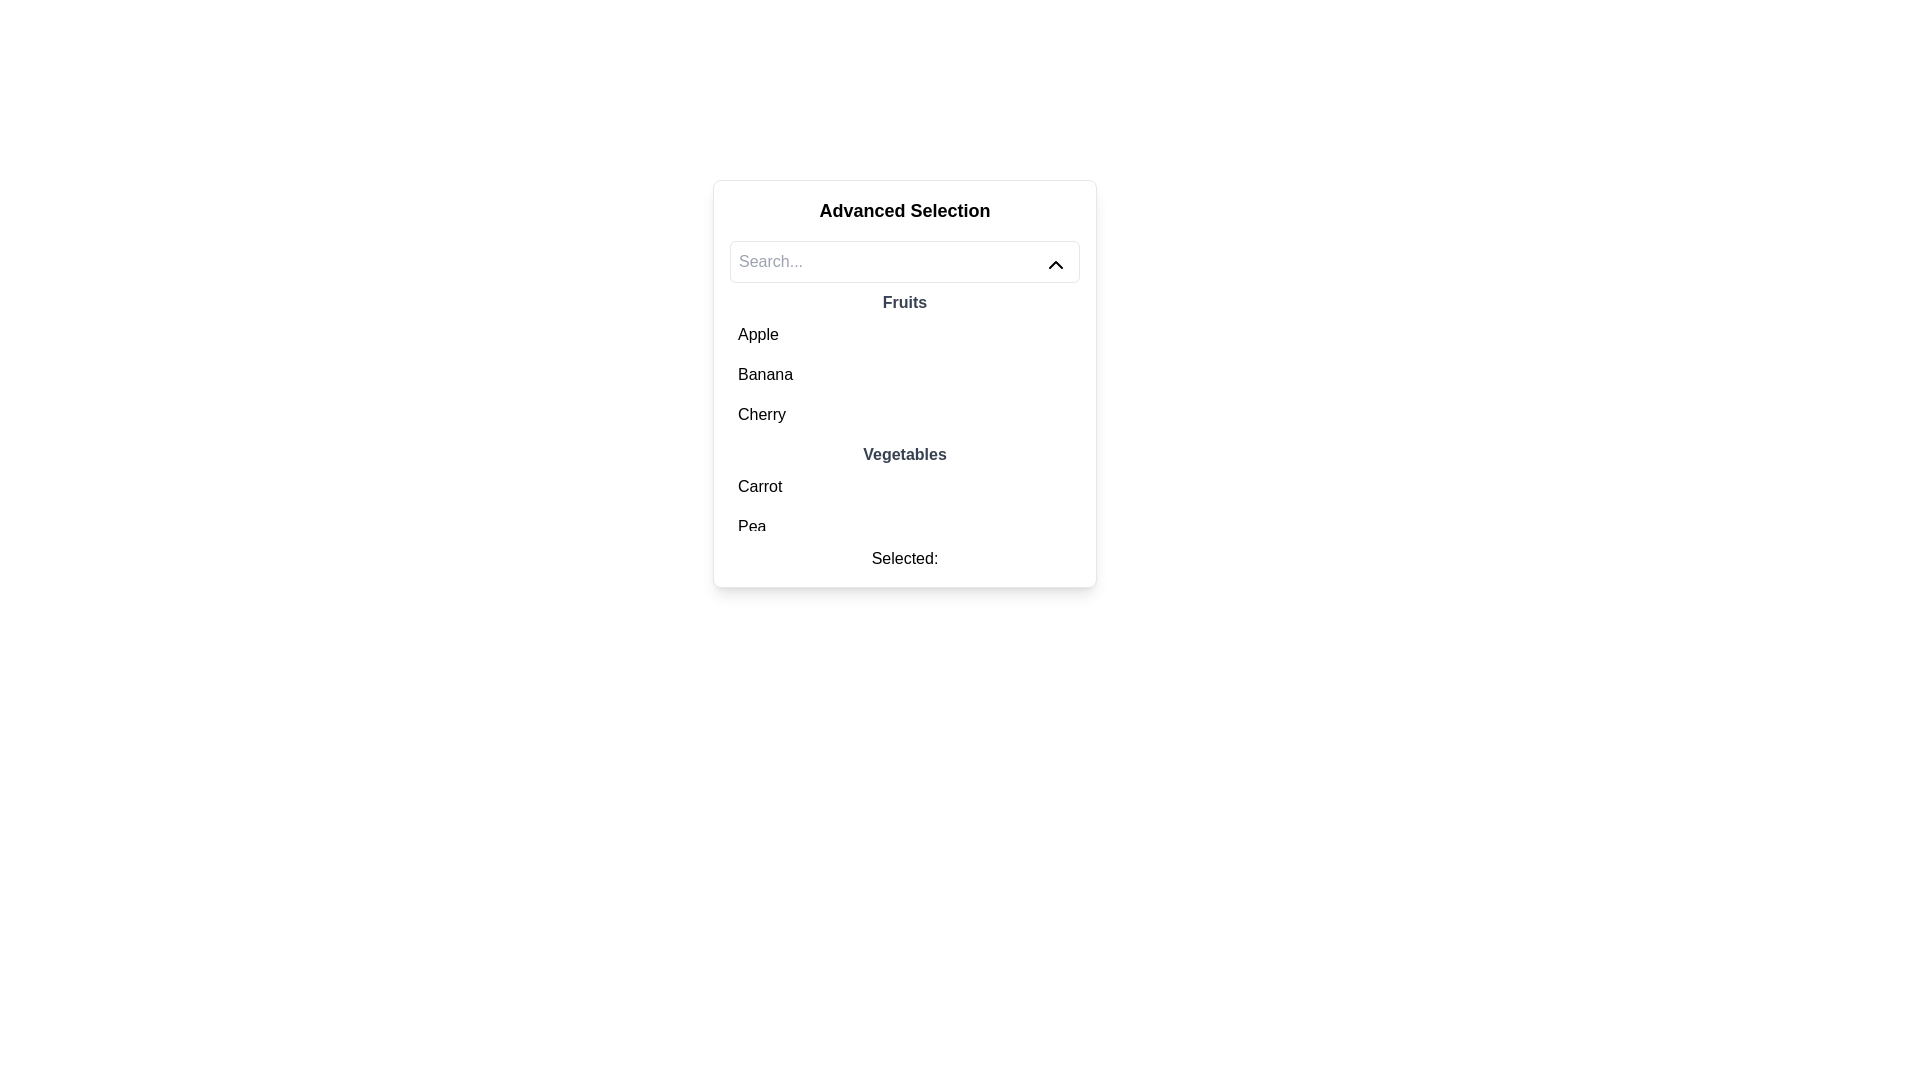  I want to click on the 'Vegetables' category header label in the dropdown menu to identify and locate vegetable-related items, so click(904, 455).